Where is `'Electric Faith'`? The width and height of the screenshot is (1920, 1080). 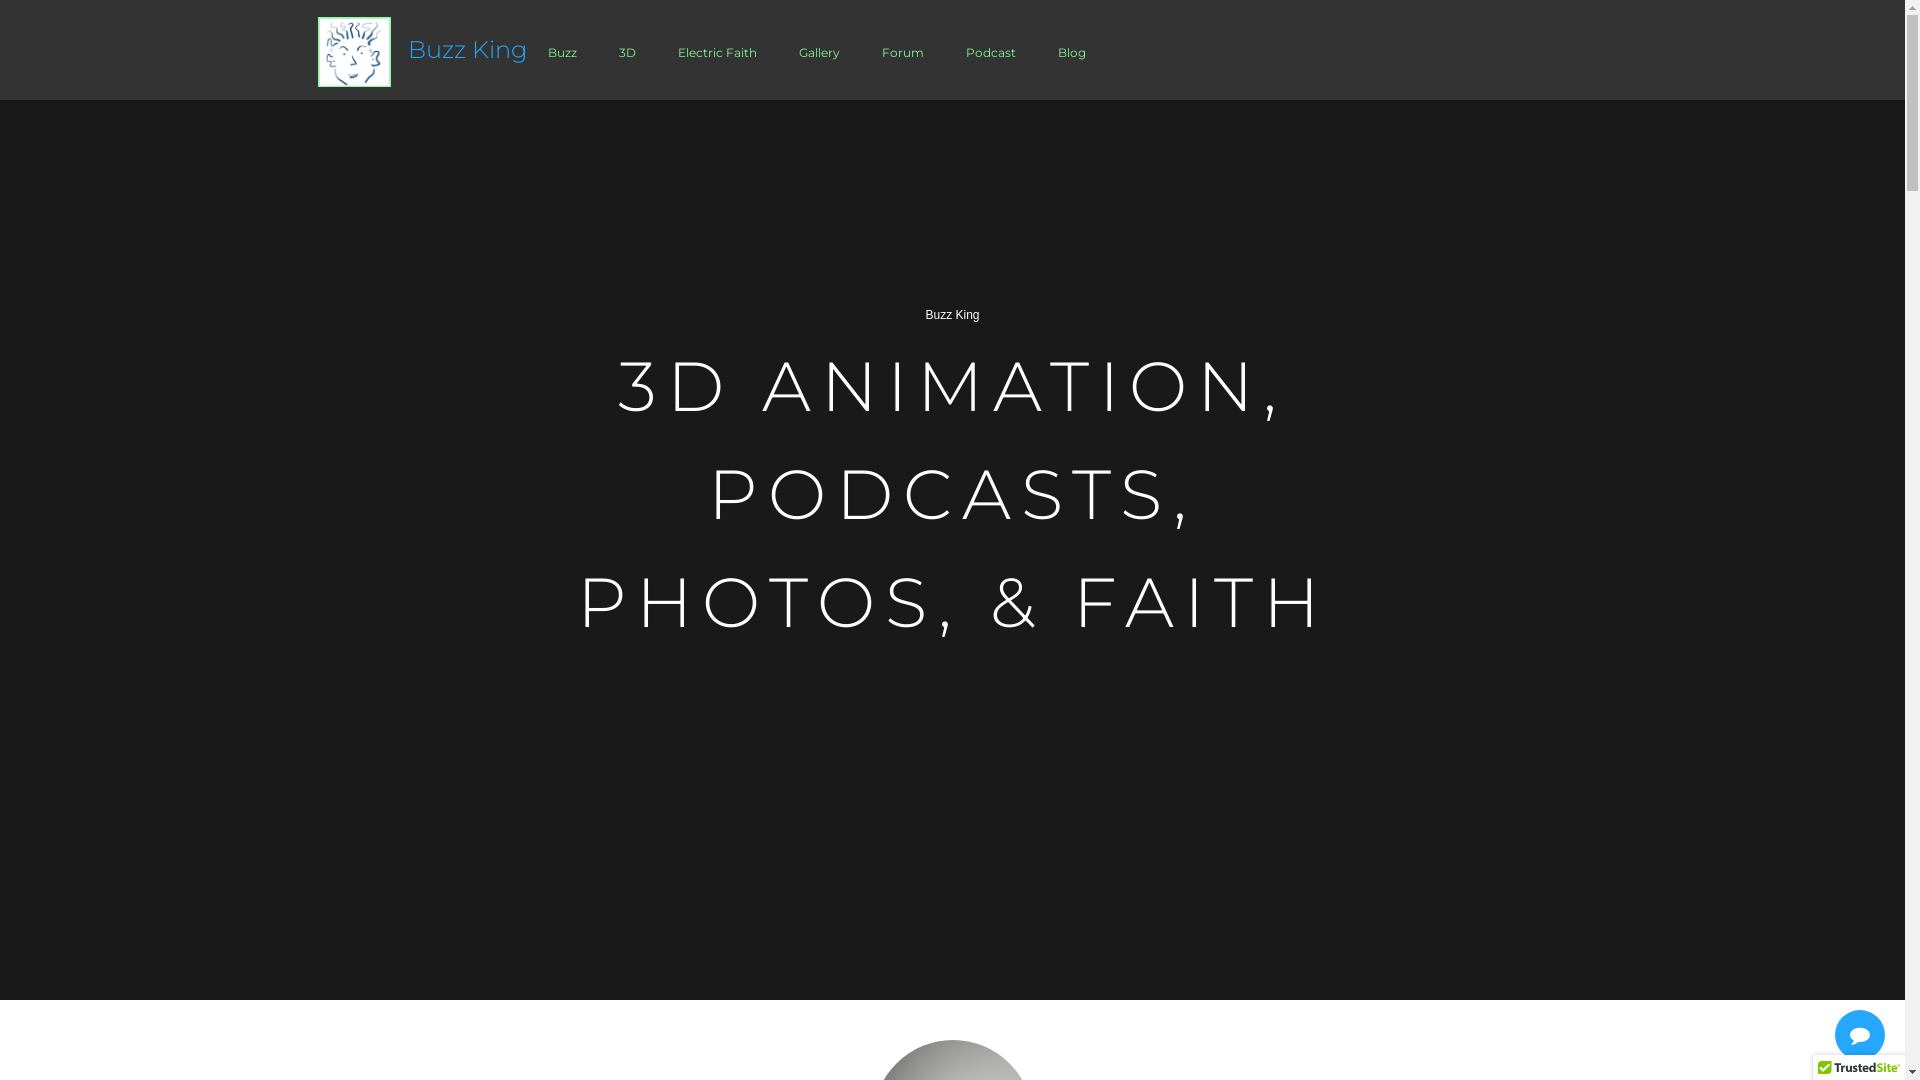 'Electric Faith' is located at coordinates (657, 51).